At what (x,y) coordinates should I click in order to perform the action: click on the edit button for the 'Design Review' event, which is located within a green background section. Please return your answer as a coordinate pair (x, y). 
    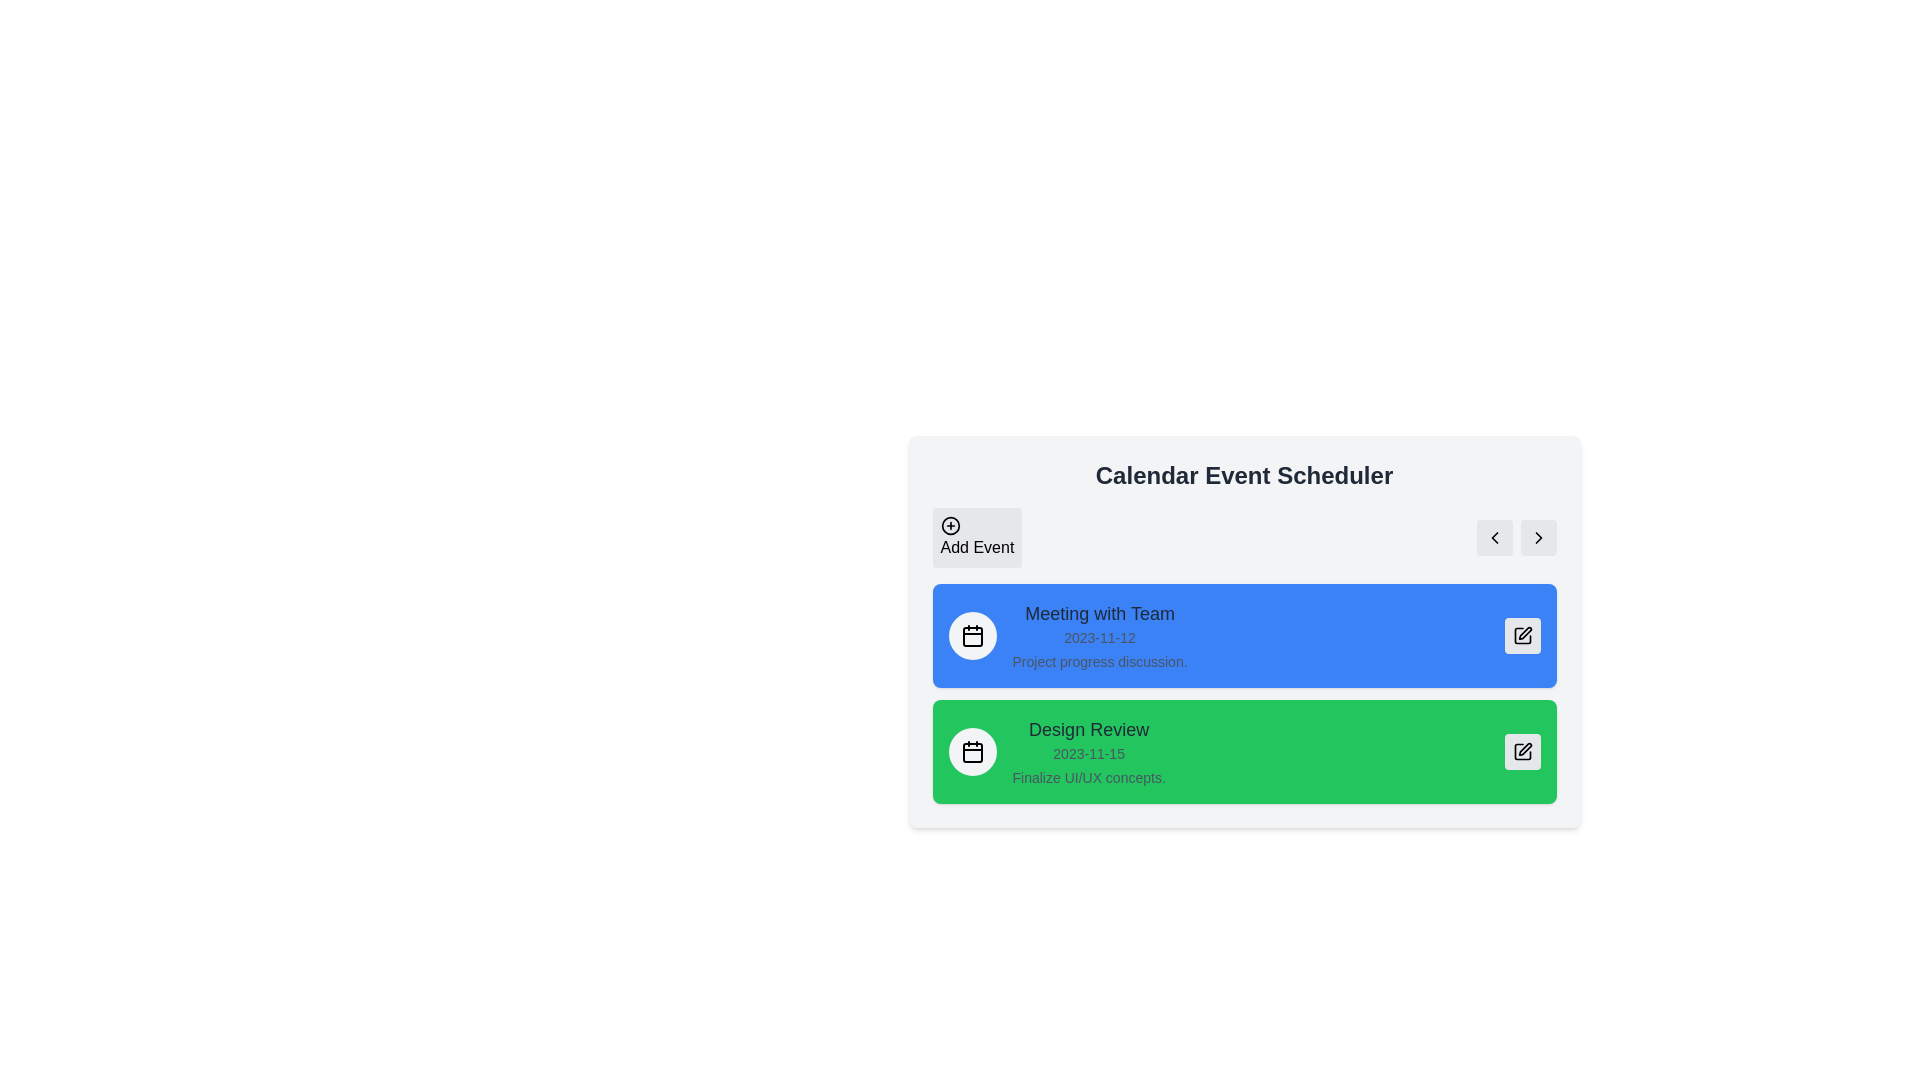
    Looking at the image, I should click on (1521, 752).